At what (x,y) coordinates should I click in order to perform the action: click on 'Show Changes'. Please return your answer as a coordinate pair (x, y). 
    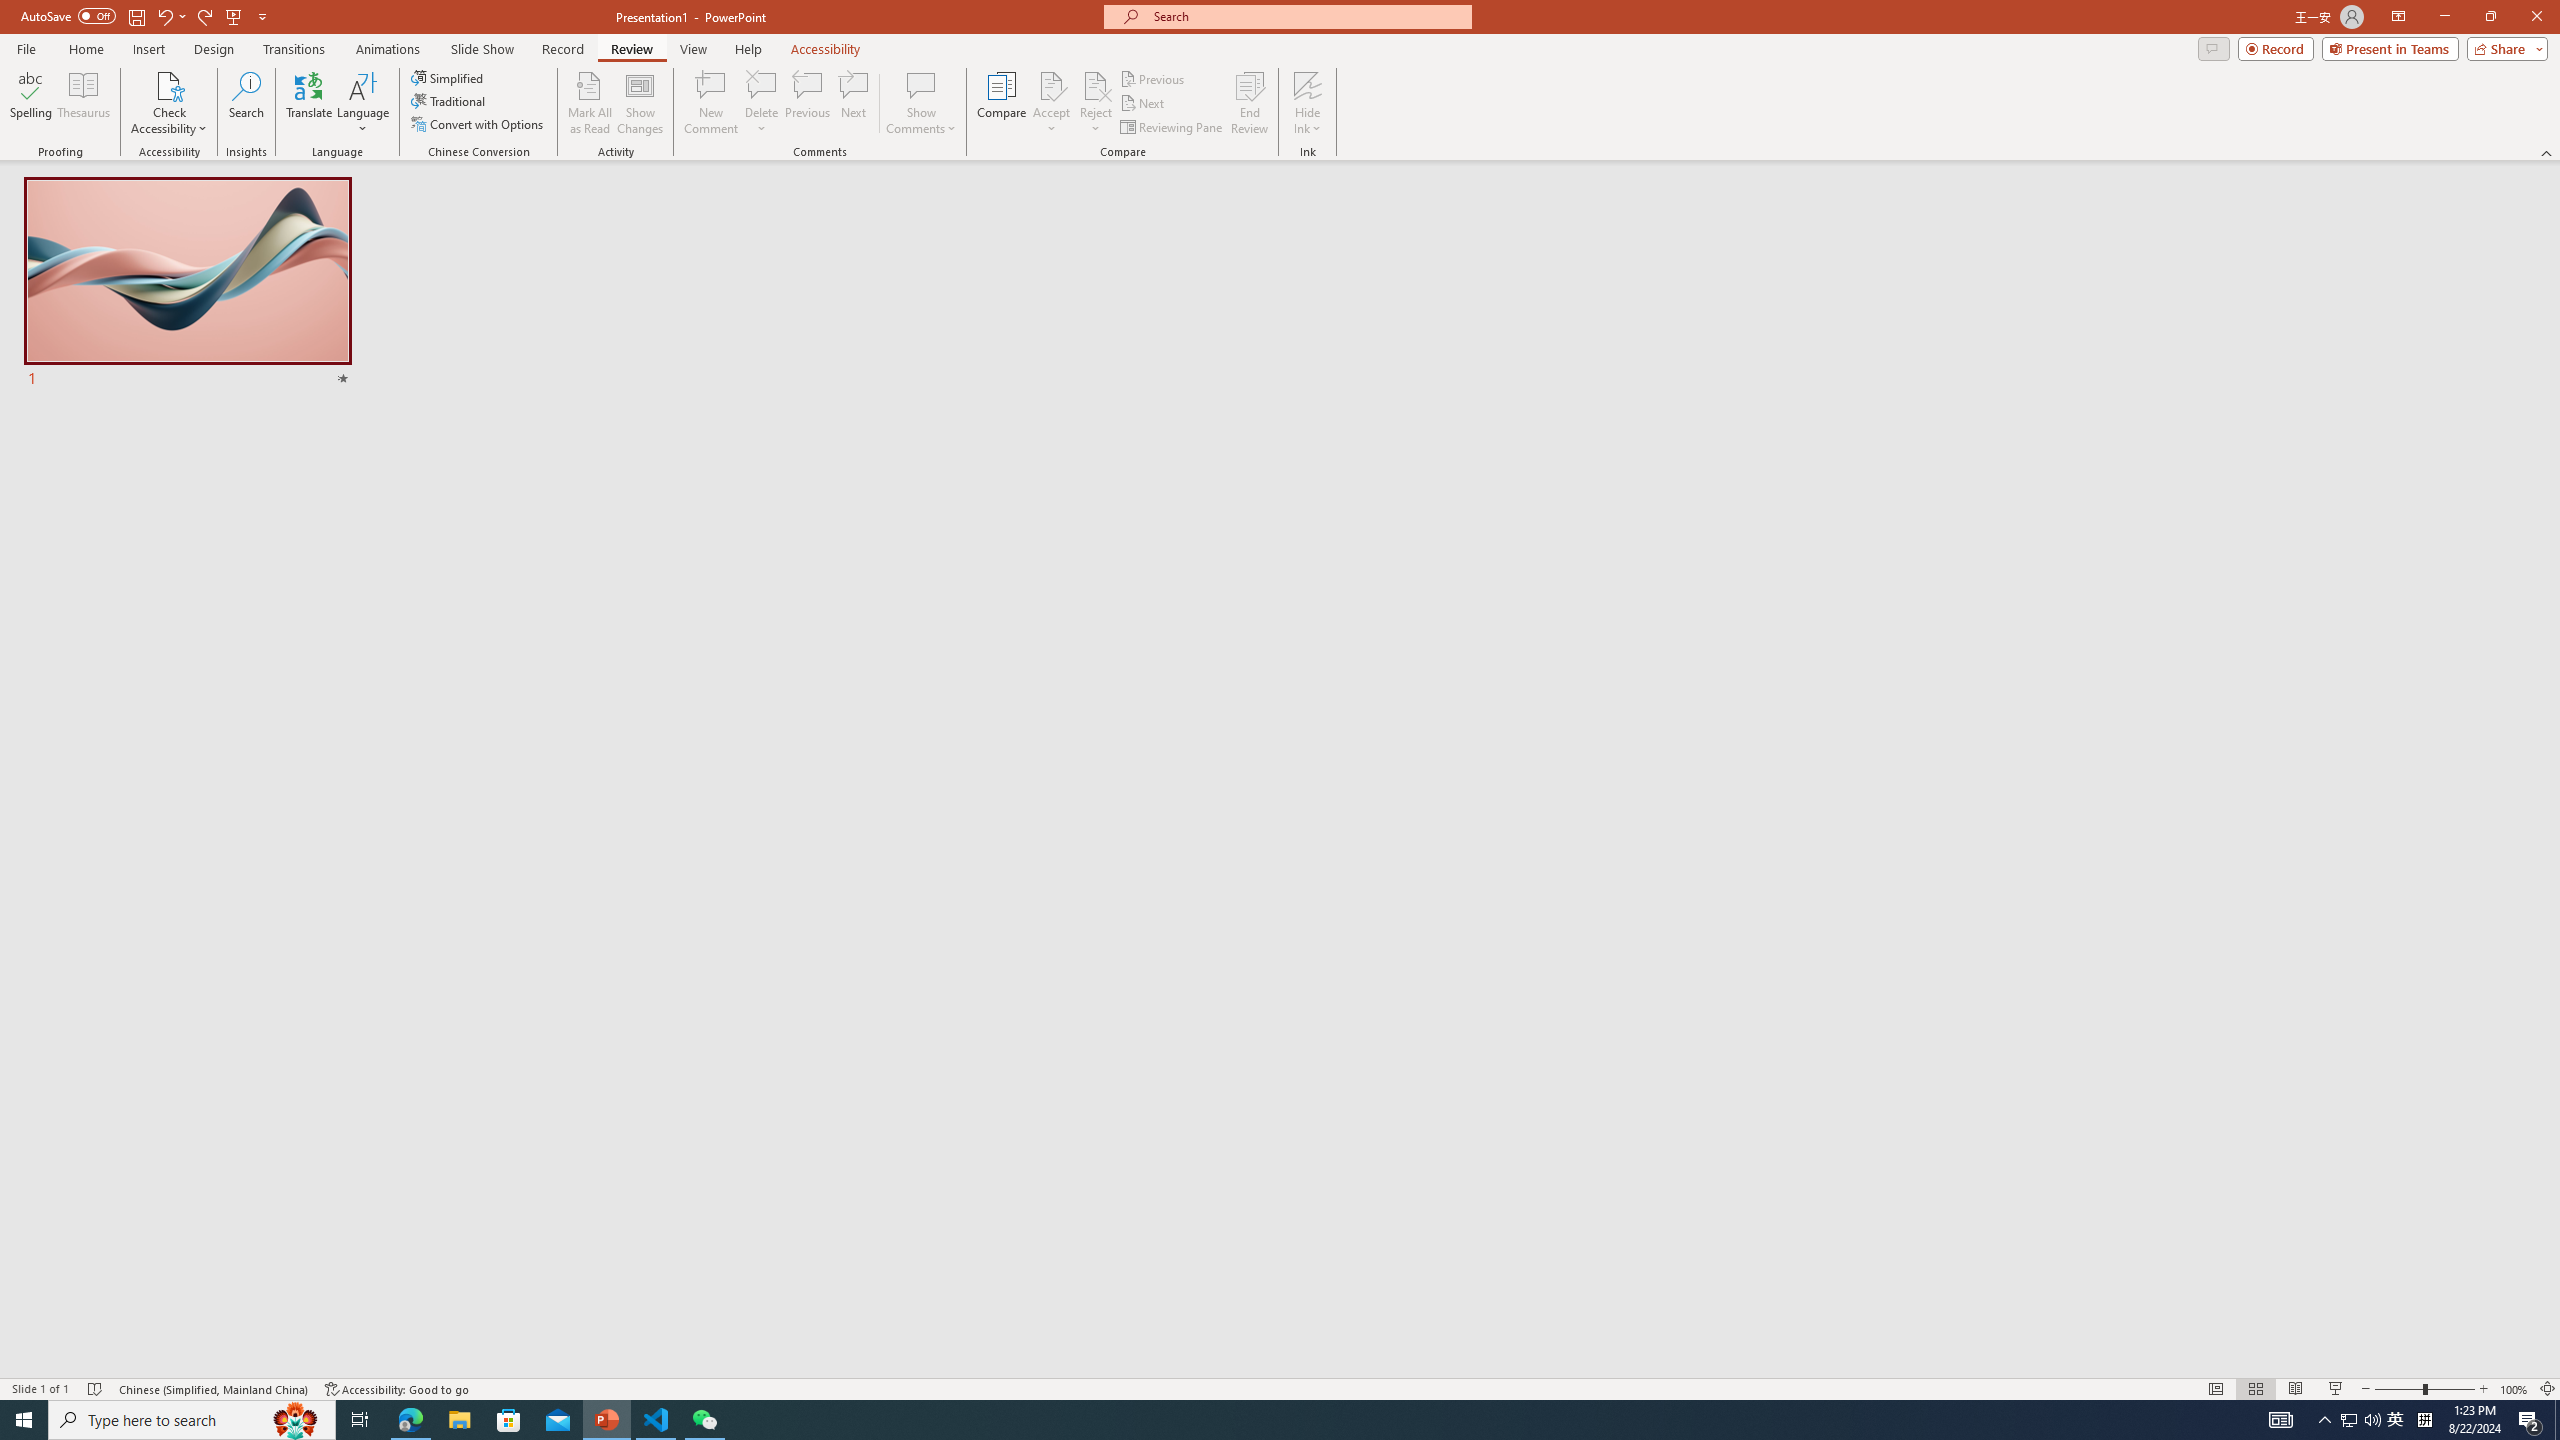
    Looking at the image, I should click on (640, 103).